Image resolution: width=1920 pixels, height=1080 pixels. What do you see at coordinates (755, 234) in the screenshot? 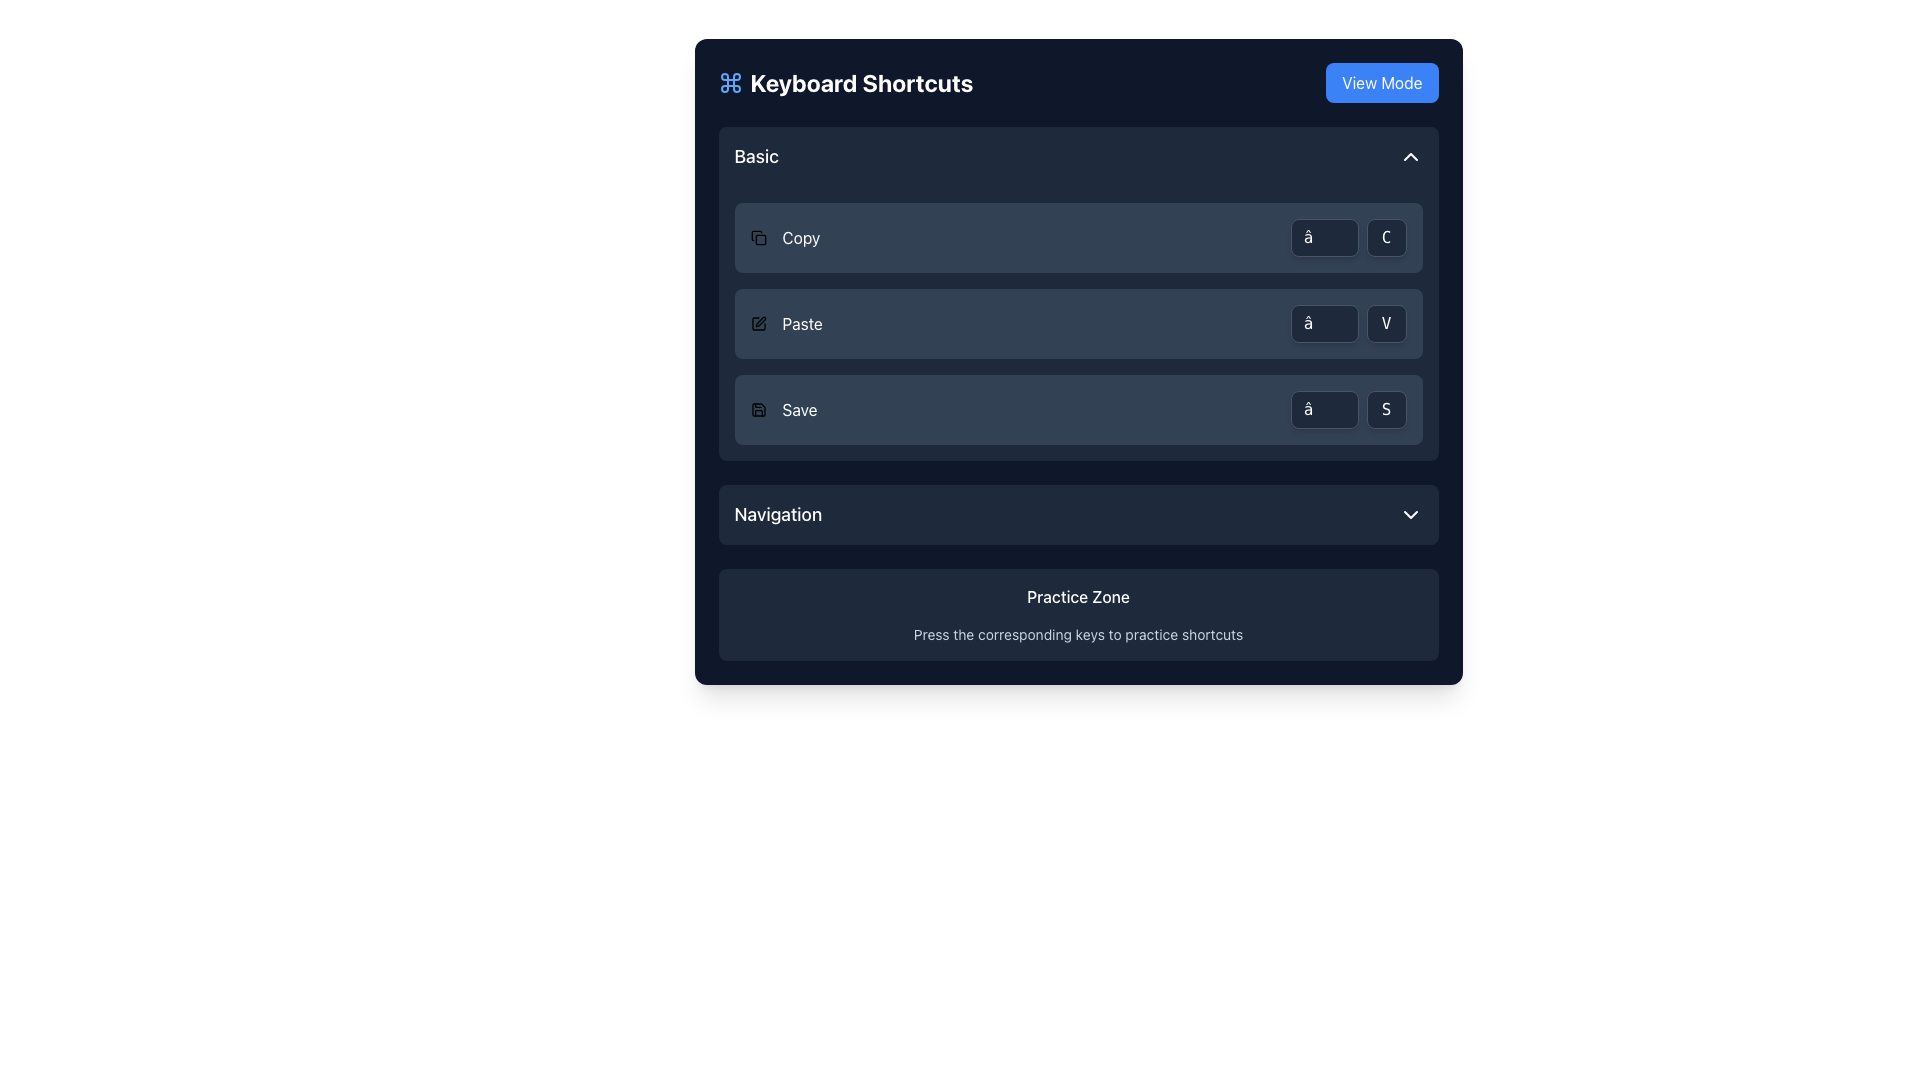
I see `the icon resembling a document with a folded corner, located next to the 'Copy' text label in the 'Basic' section of the keyboard shortcuts interface` at bounding box center [755, 234].